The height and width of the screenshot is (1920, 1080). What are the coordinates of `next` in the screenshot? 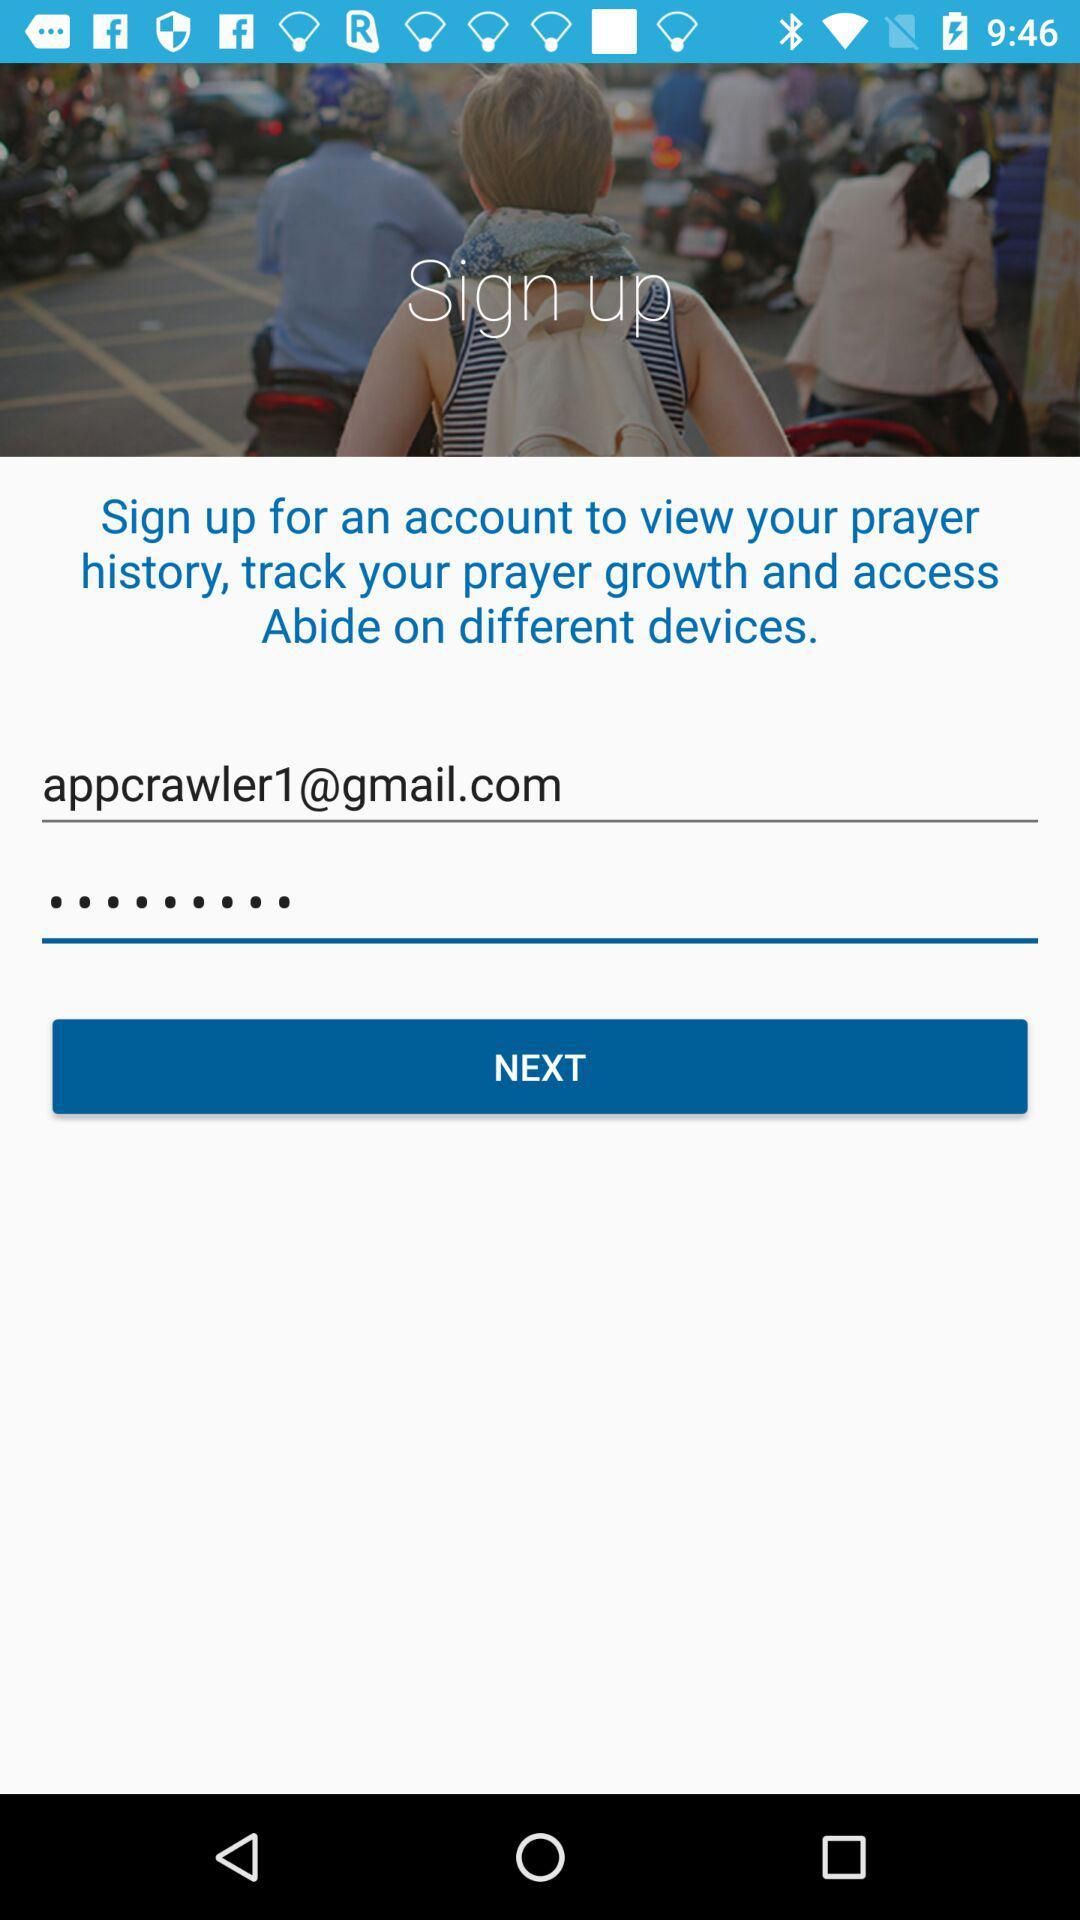 It's located at (540, 1065).